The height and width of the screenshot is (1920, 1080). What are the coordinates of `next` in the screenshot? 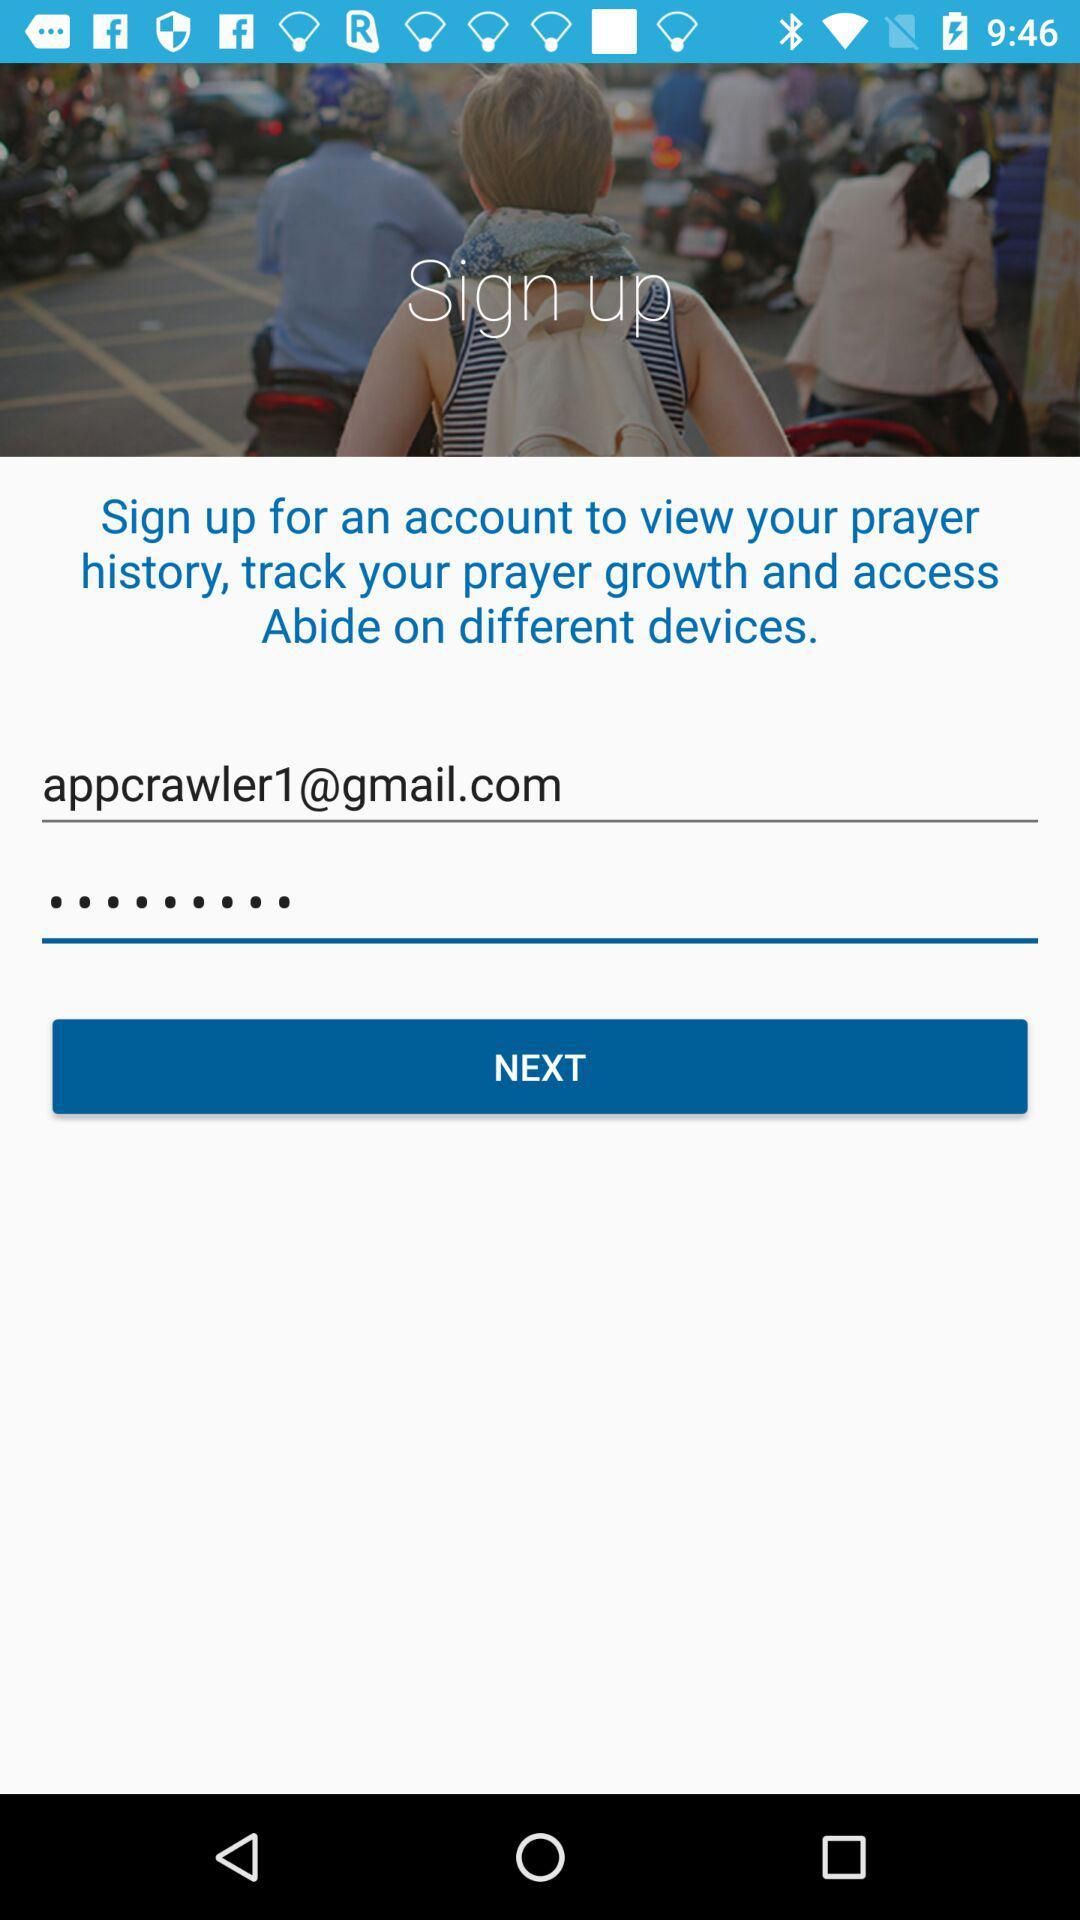 It's located at (540, 1065).